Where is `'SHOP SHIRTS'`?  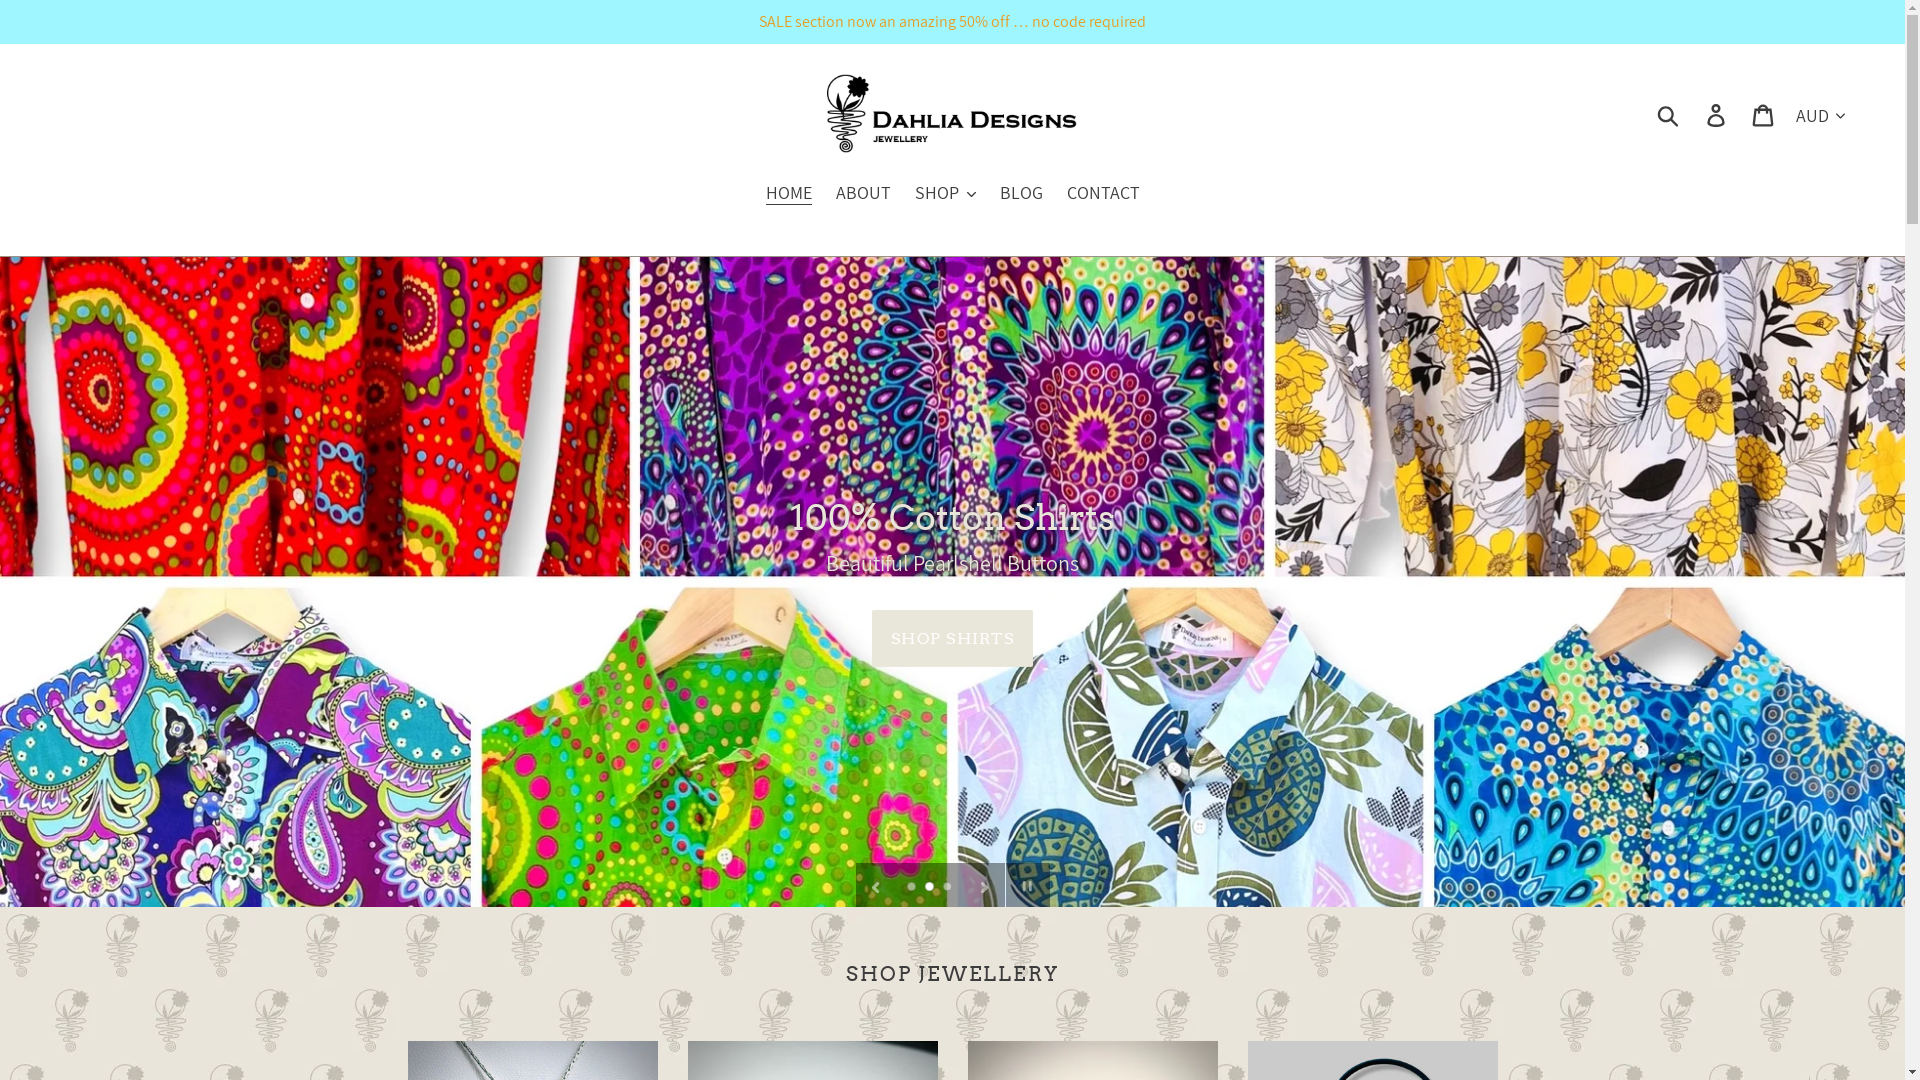 'SHOP SHIRTS' is located at coordinates (951, 651).